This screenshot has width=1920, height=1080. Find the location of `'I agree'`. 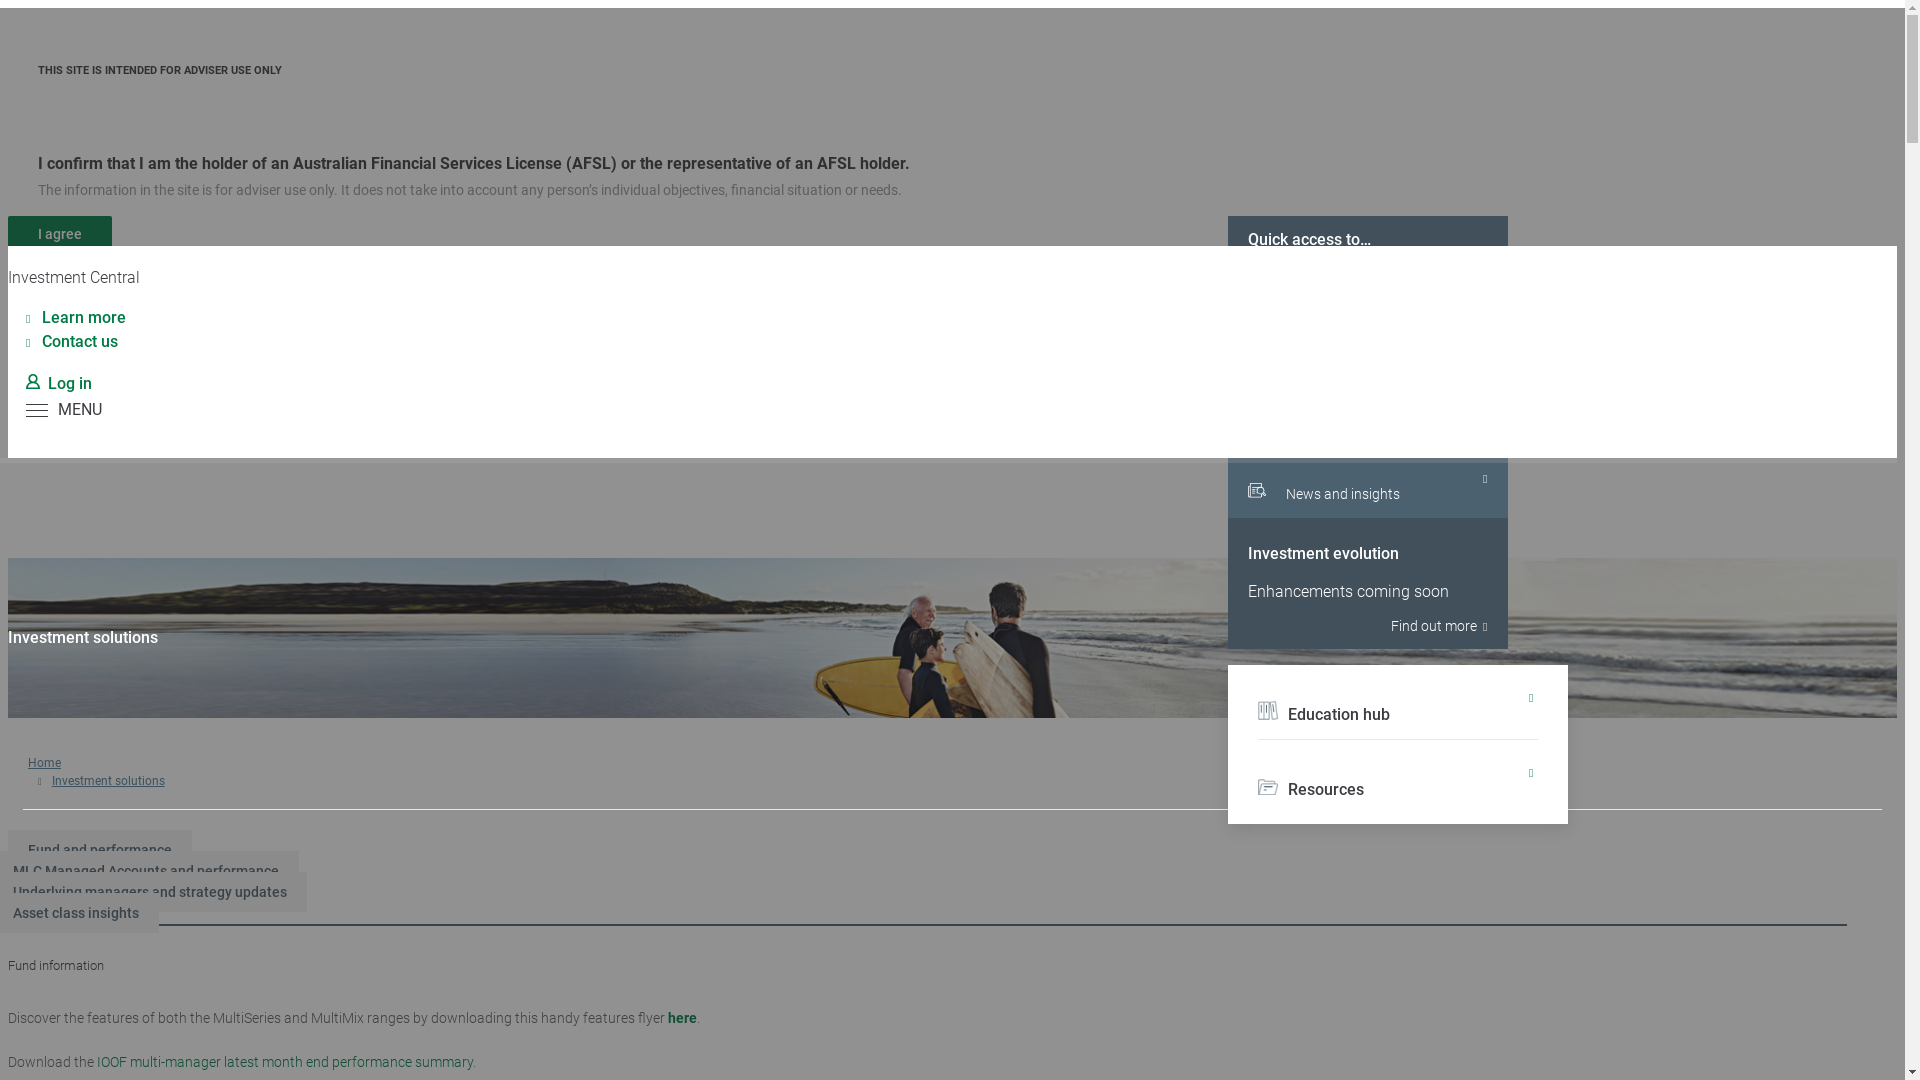

'I agree' is located at coordinates (59, 233).